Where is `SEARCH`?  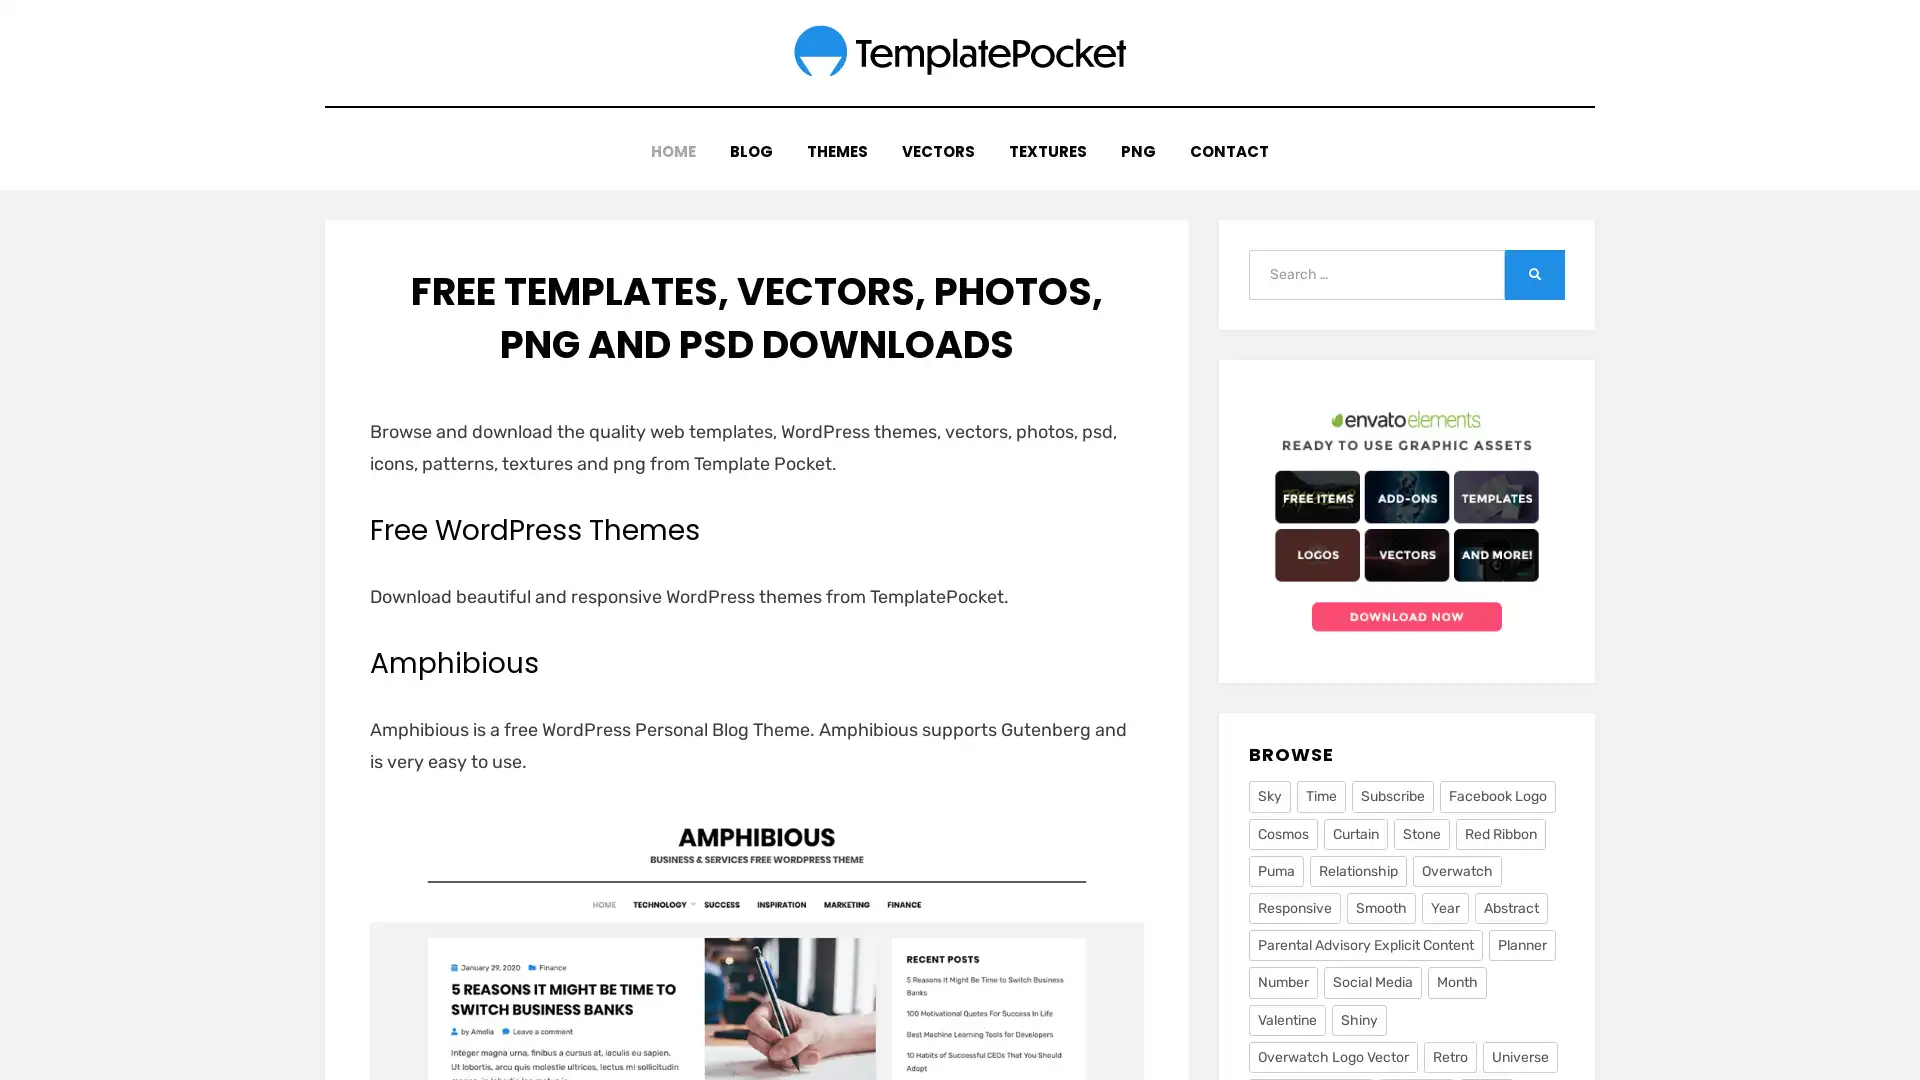 SEARCH is located at coordinates (1534, 264).